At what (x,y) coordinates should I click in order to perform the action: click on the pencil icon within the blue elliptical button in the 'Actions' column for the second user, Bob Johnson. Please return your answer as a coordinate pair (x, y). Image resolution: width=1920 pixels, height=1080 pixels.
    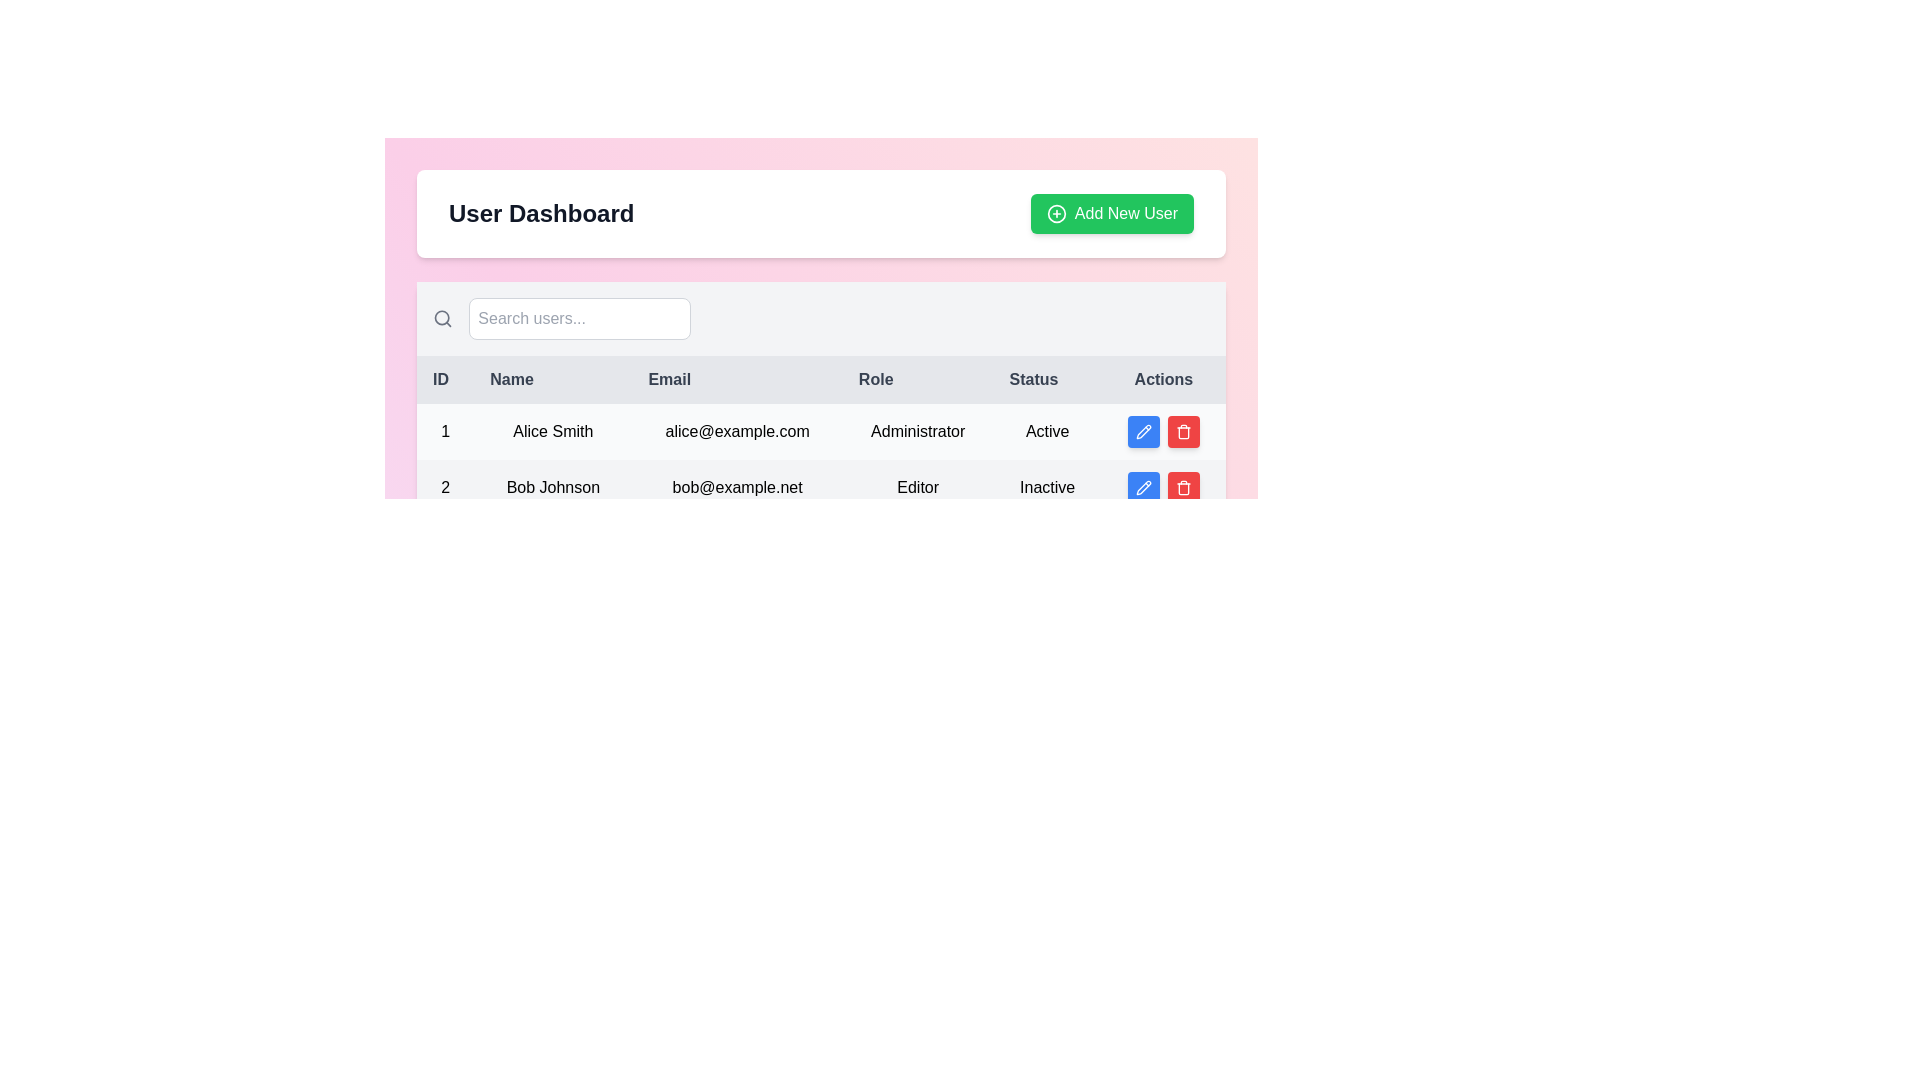
    Looking at the image, I should click on (1143, 488).